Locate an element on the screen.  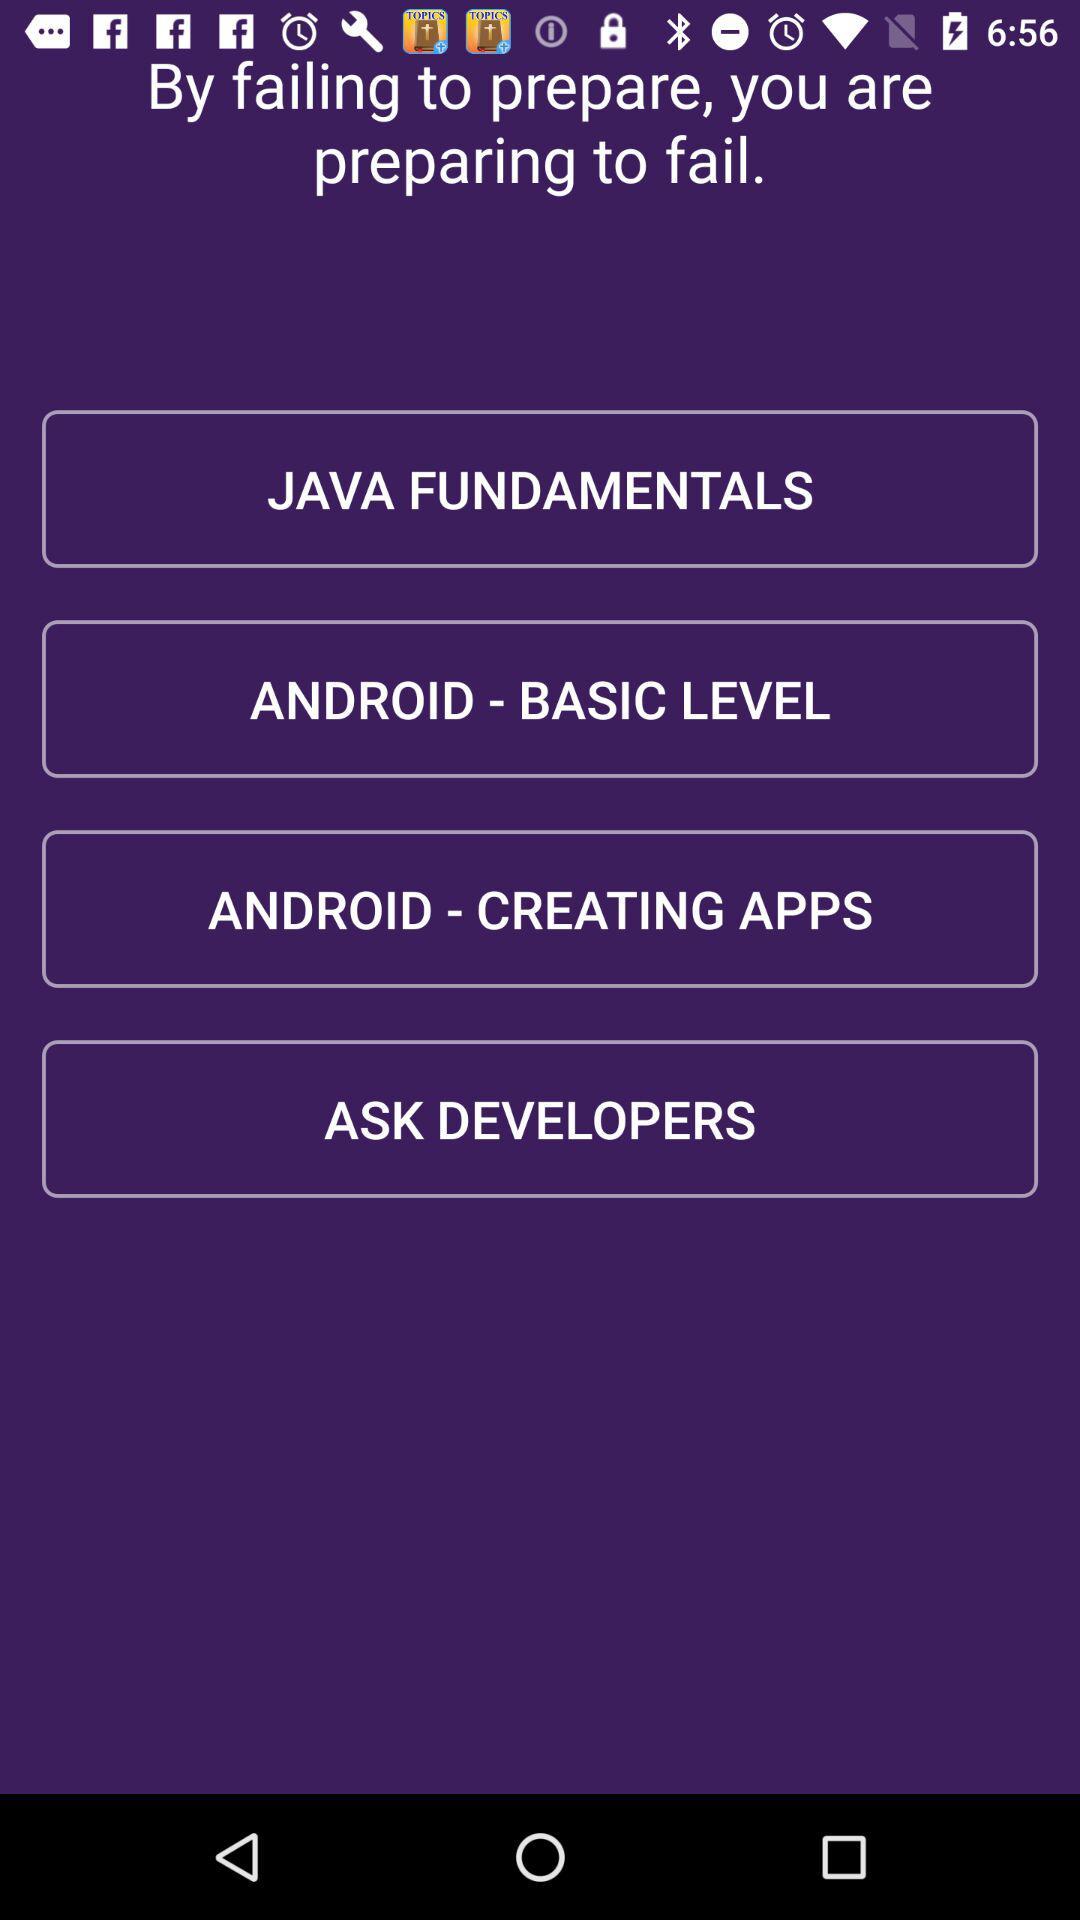
android - creating apps icon is located at coordinates (540, 907).